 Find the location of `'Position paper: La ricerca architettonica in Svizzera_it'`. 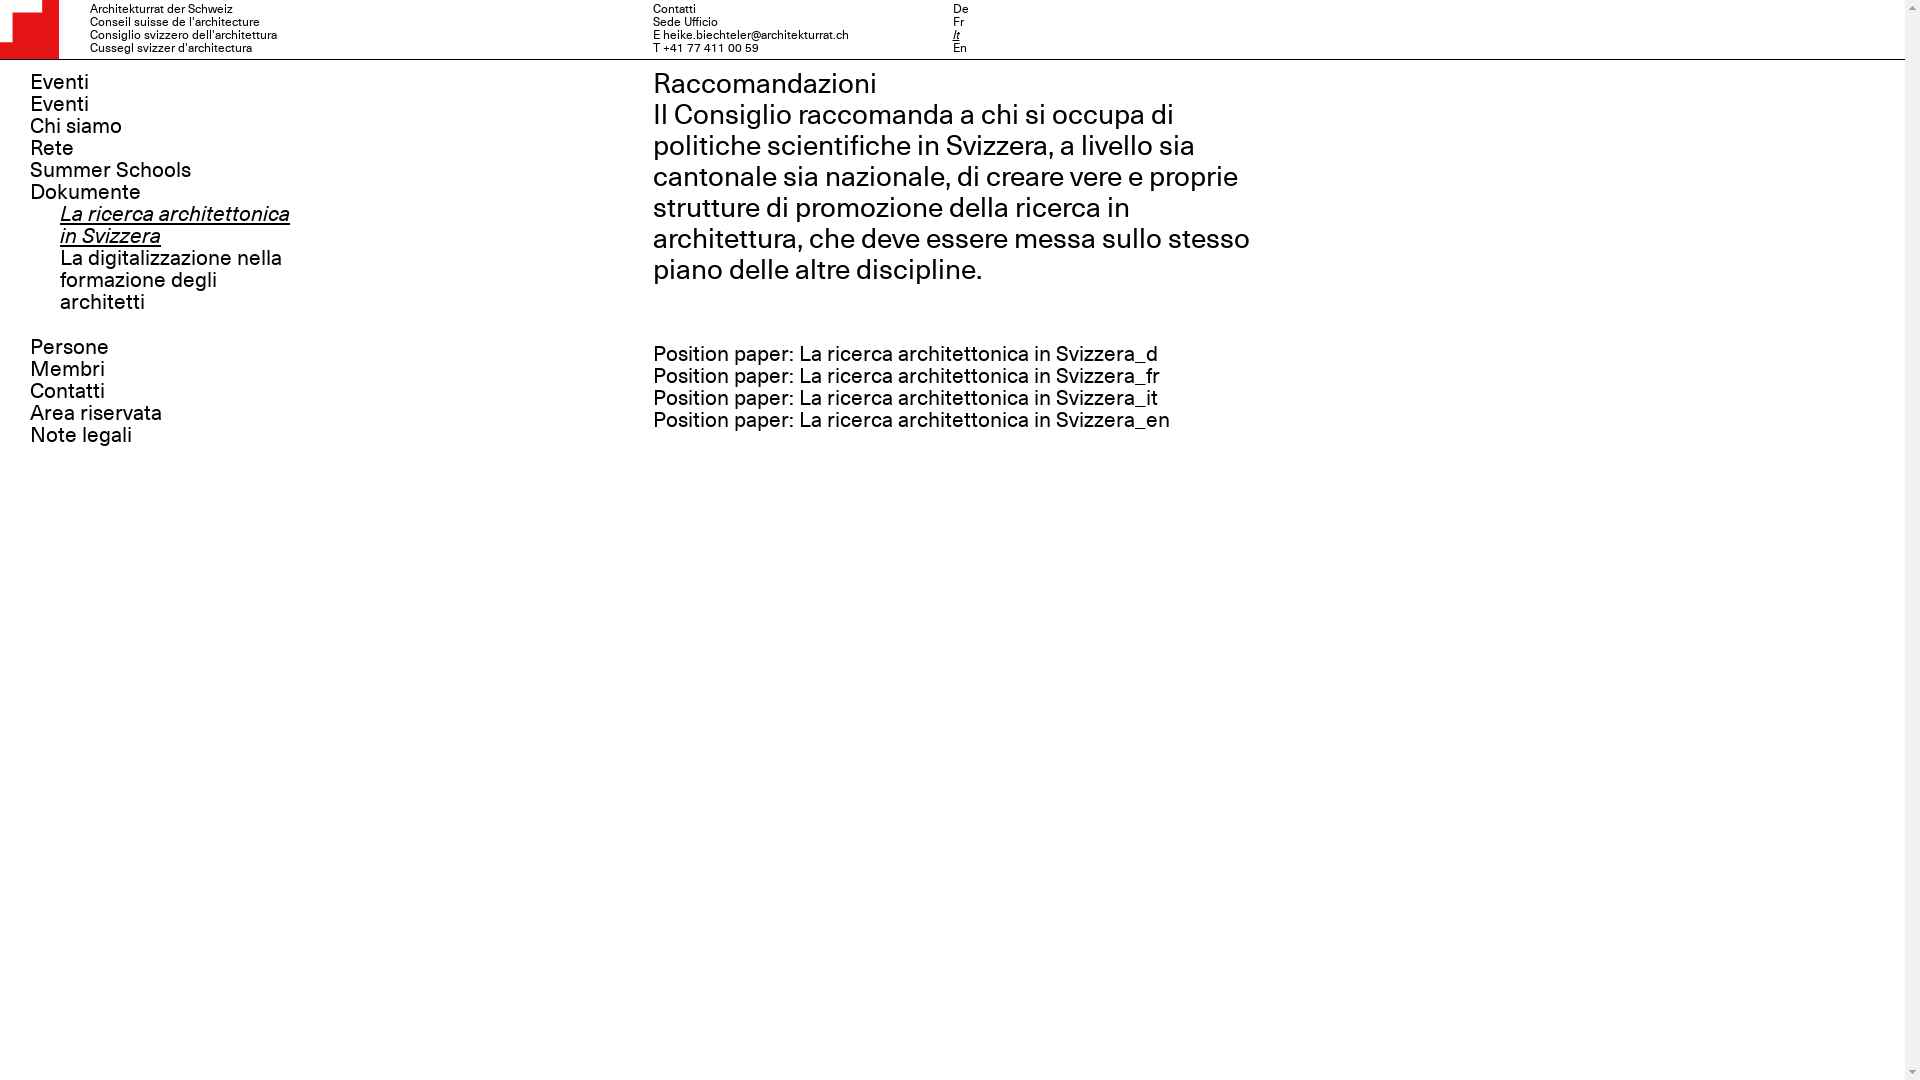

'Position paper: La ricerca architettonica in Svizzera_it' is located at coordinates (903, 397).